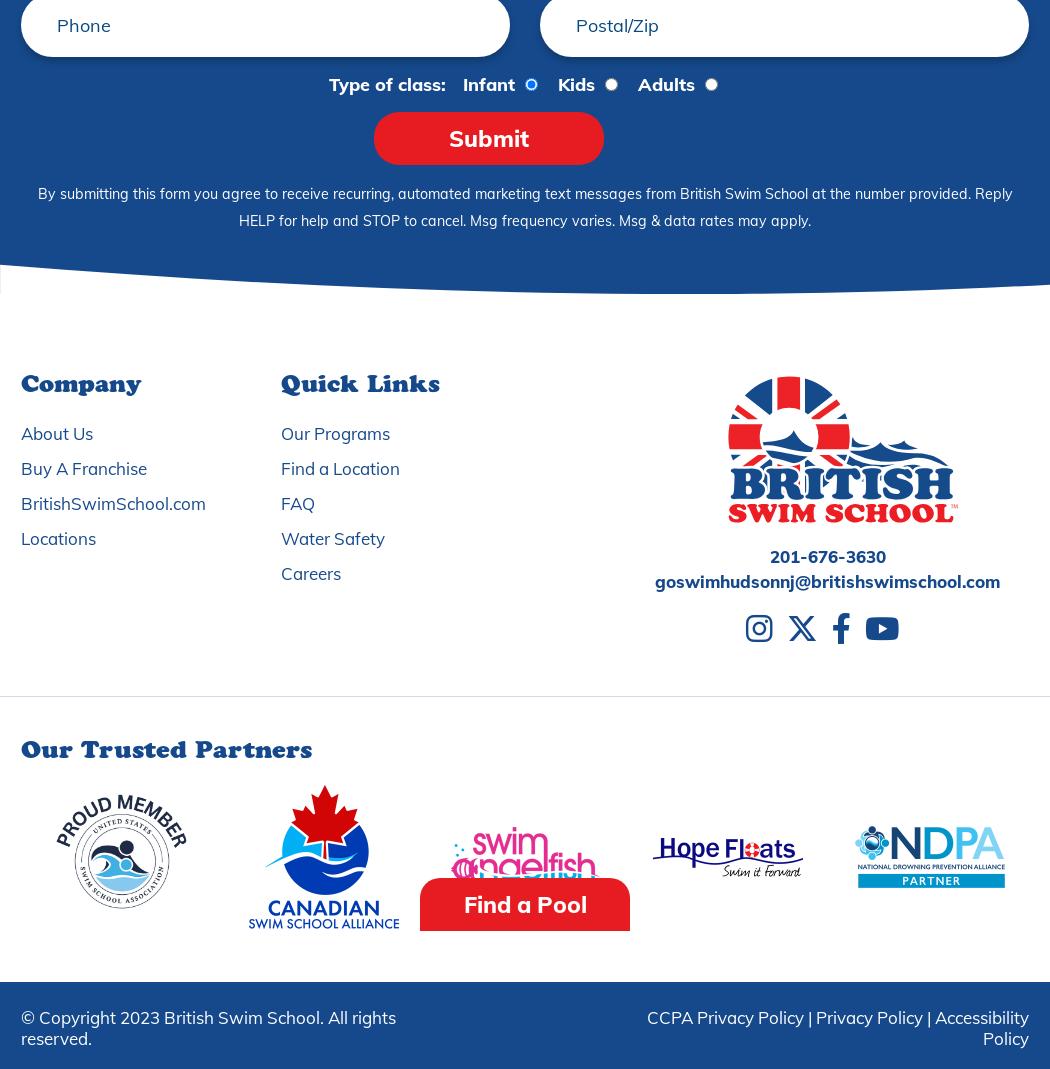  What do you see at coordinates (21, 502) in the screenshot?
I see `'BritishSwimSchool.com'` at bounding box center [21, 502].